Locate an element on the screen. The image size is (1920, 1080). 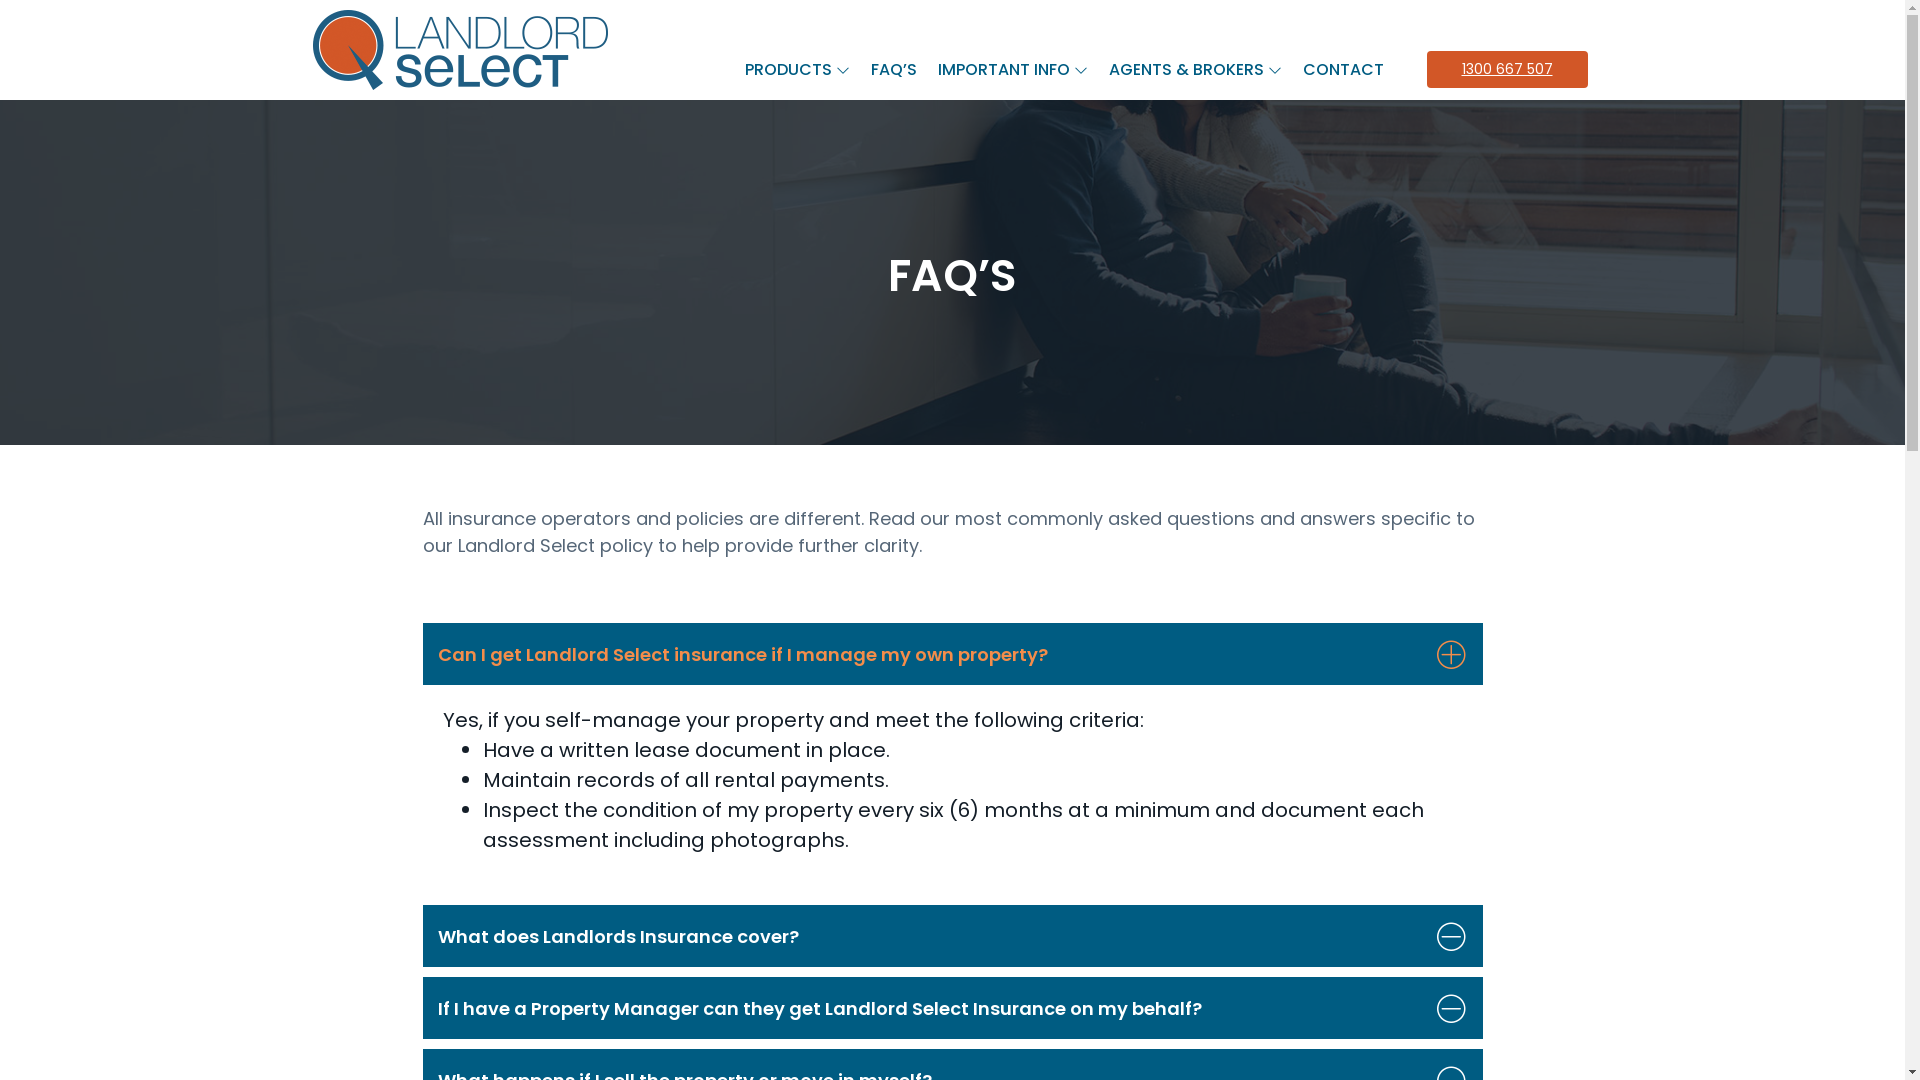
'IMPORTANT INFO' is located at coordinates (929, 68).